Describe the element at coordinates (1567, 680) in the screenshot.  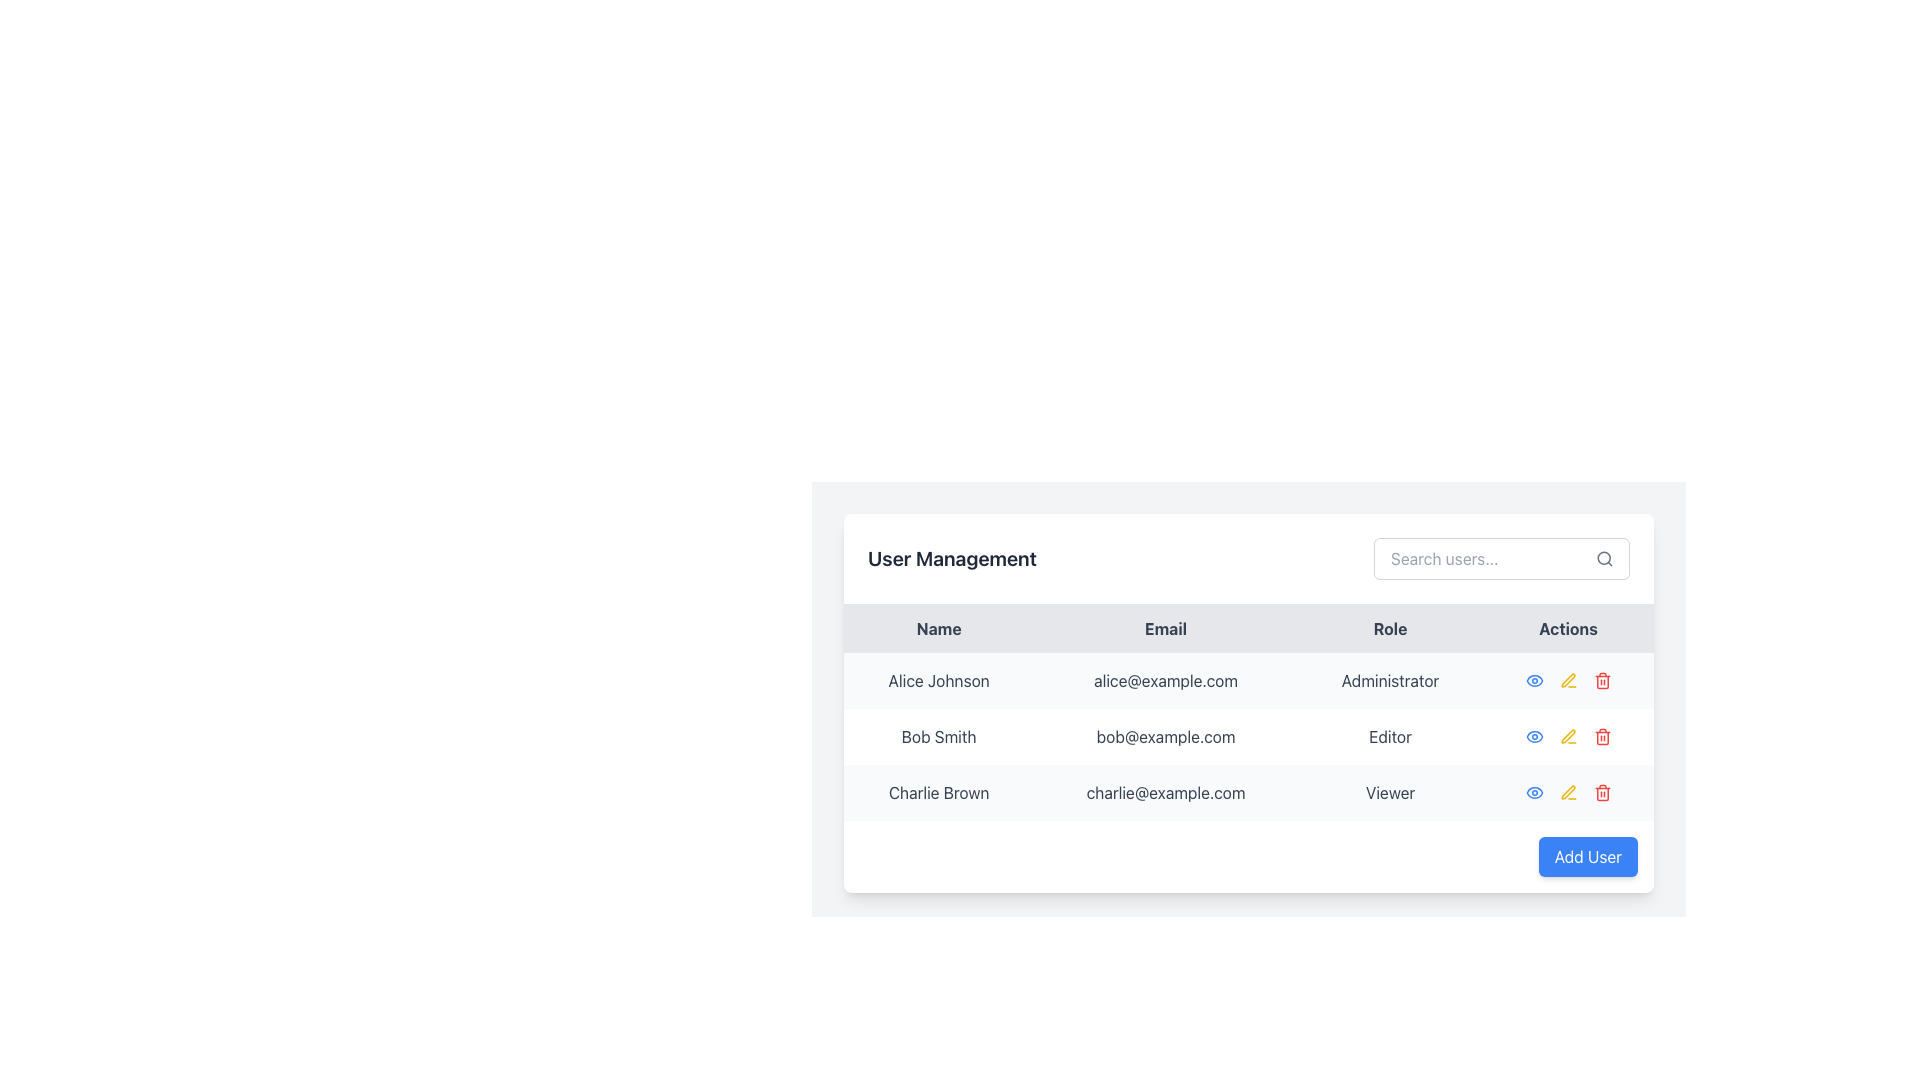
I see `the yellow pencil icon in the Actions column of the first row for 'Alice Johnson'` at that location.